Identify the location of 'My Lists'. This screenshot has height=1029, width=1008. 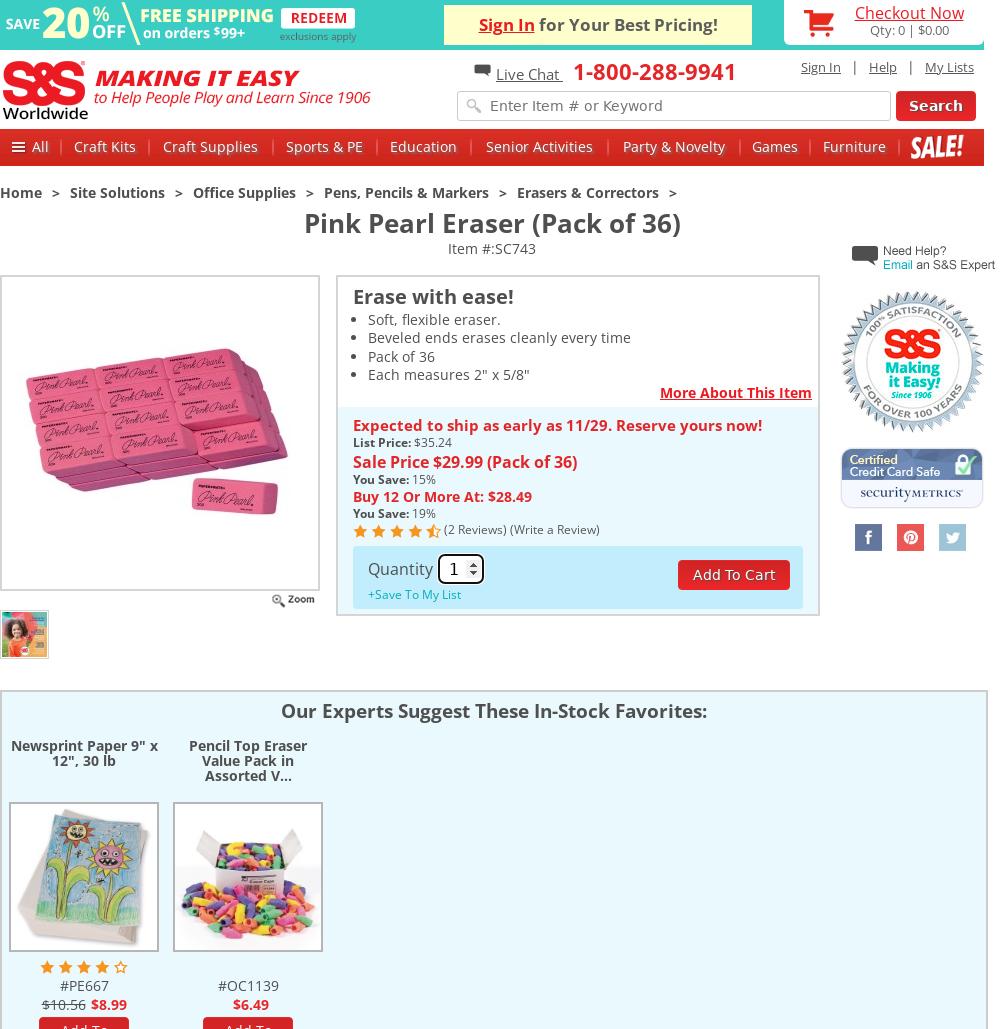
(949, 66).